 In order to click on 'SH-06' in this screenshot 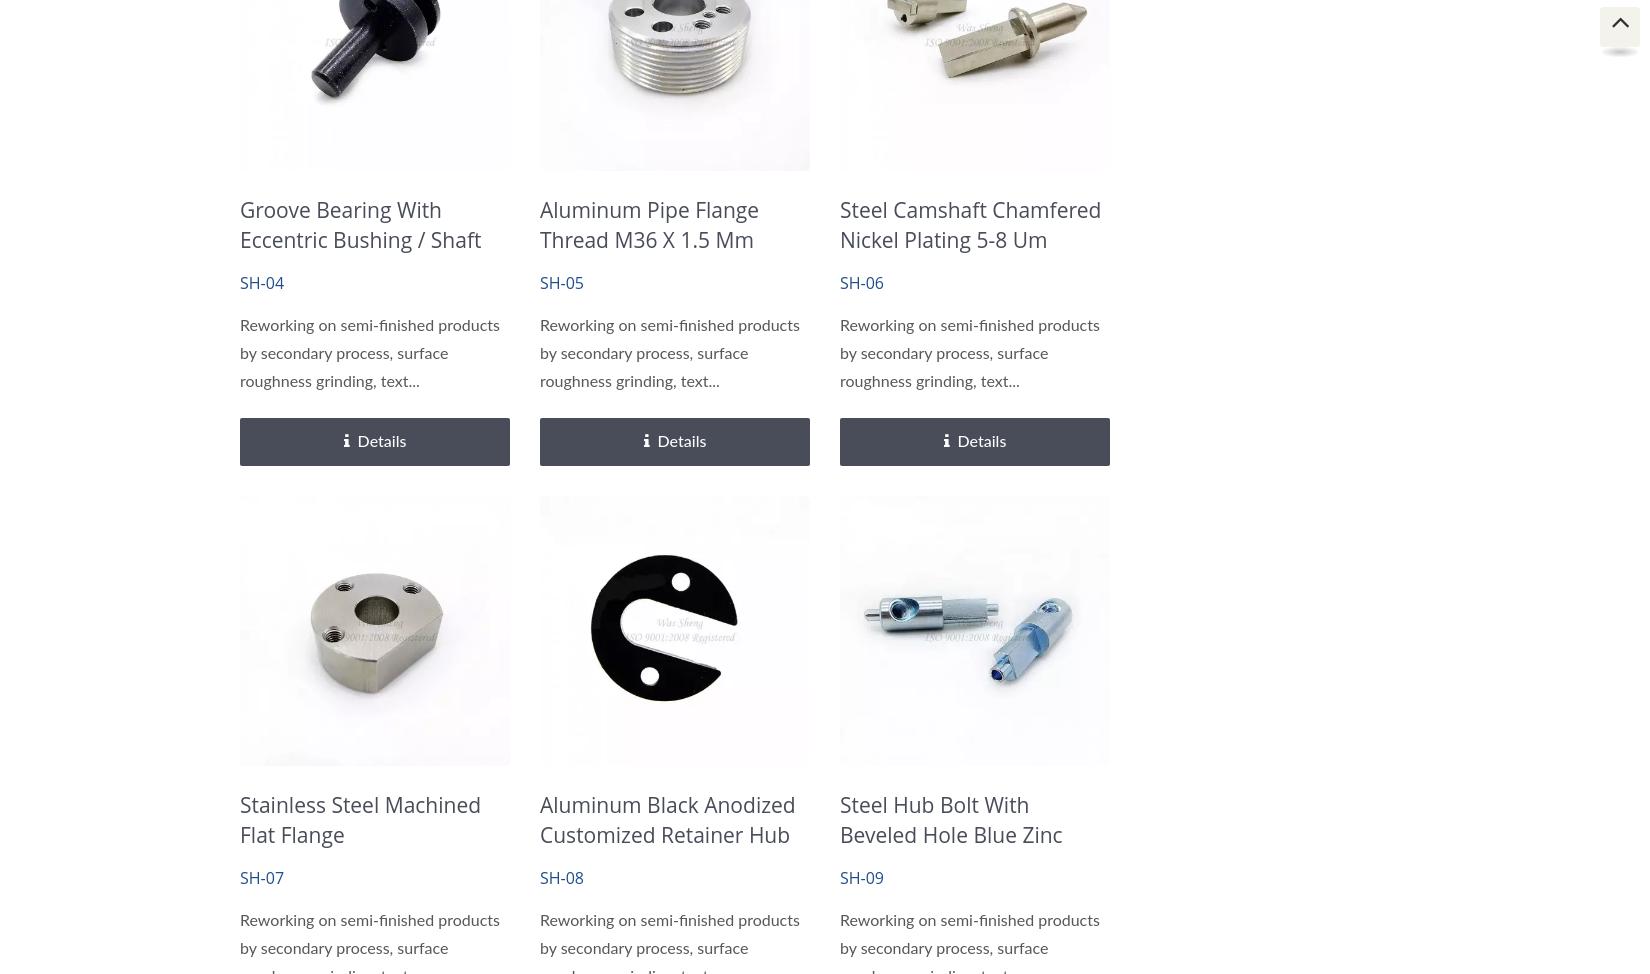, I will do `click(861, 282)`.